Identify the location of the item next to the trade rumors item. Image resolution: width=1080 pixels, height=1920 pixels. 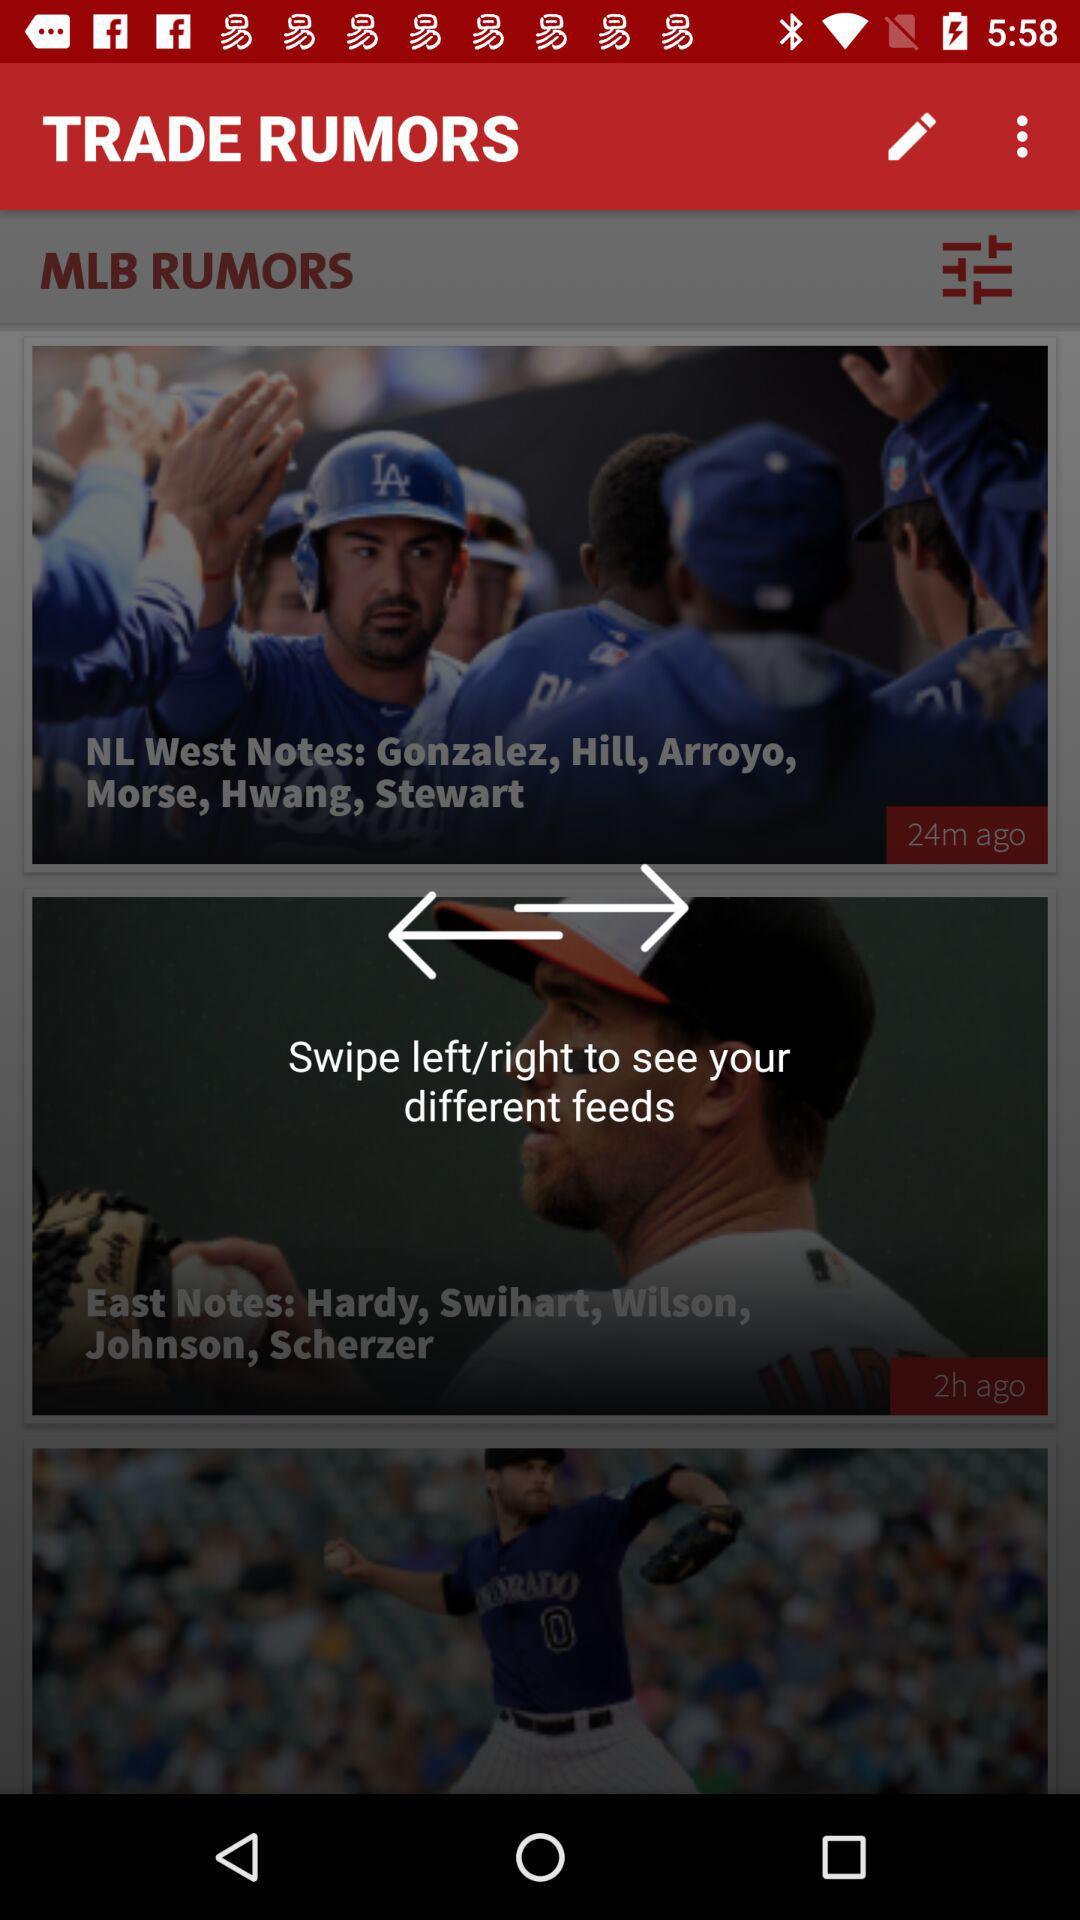
(911, 135).